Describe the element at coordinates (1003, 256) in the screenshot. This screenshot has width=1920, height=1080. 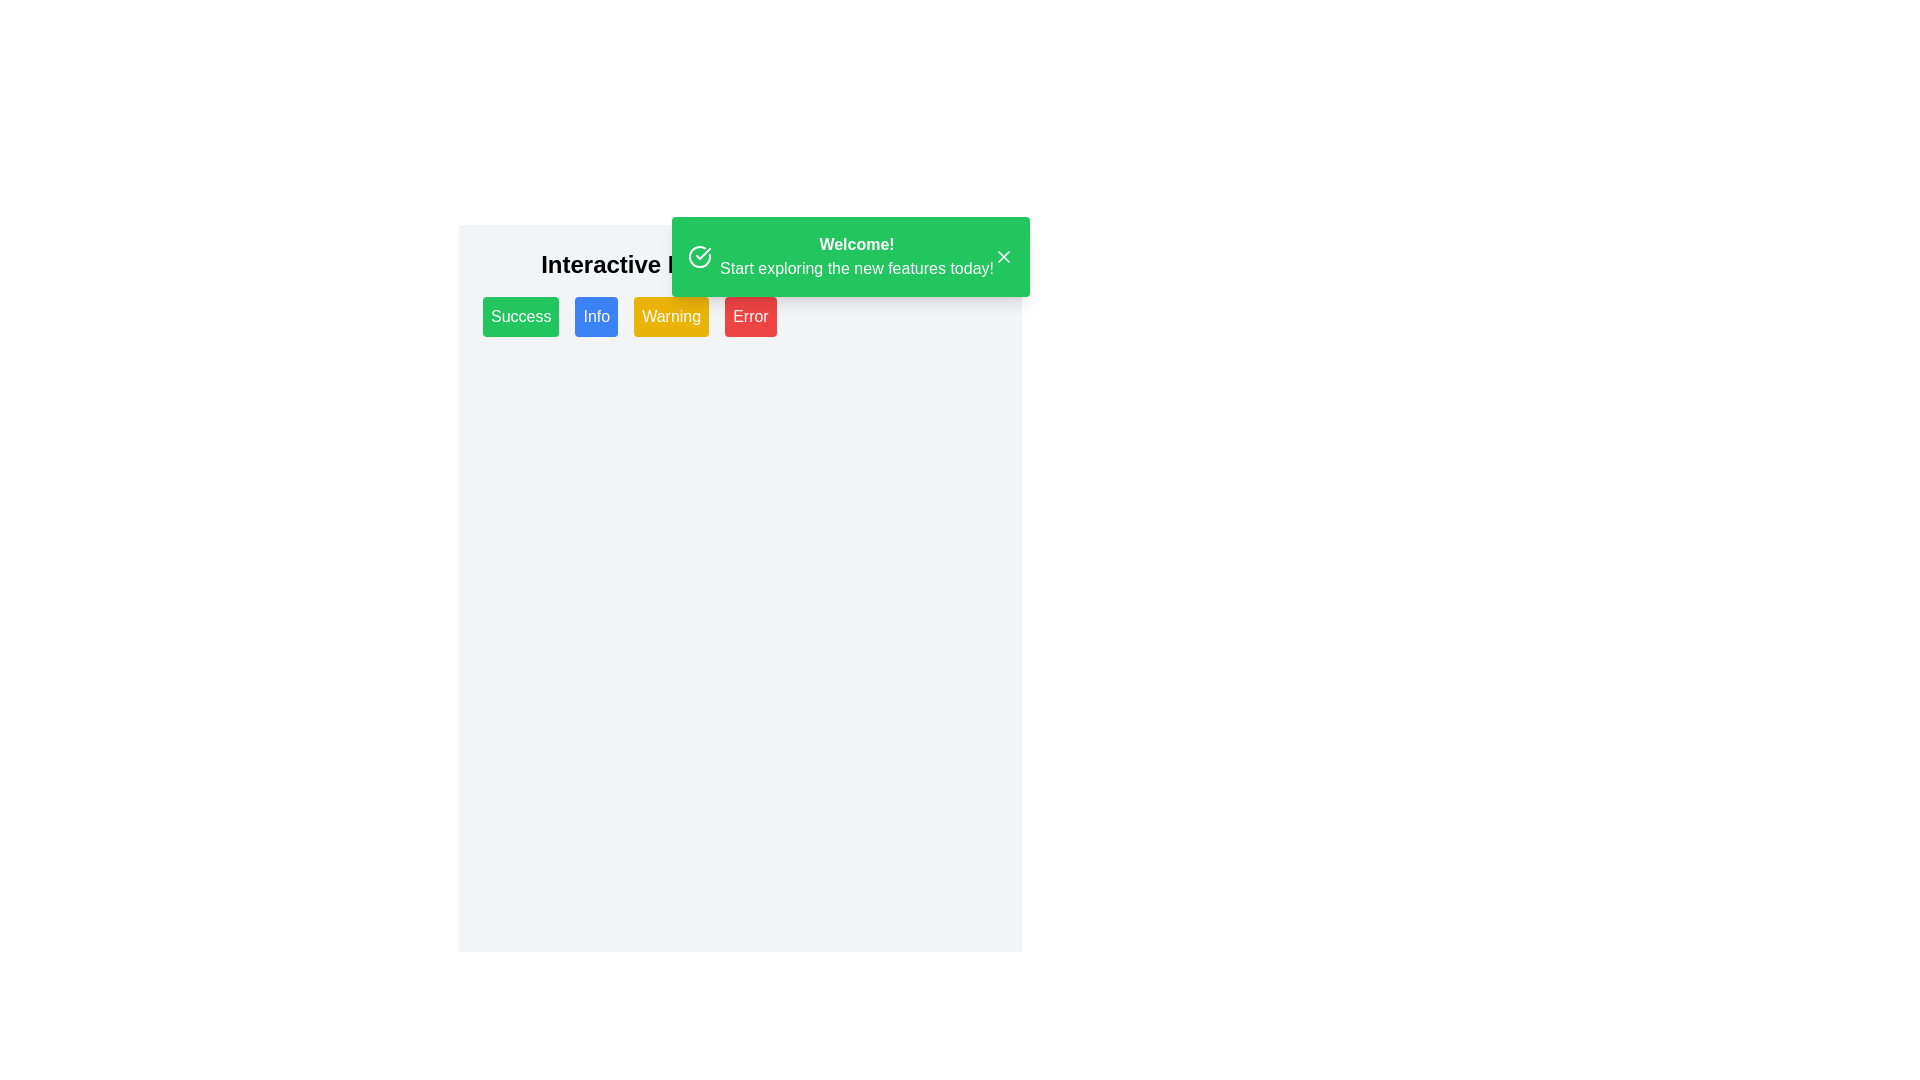
I see `the close (X) icon button located in the top-right corner of the green notification banner` at that location.